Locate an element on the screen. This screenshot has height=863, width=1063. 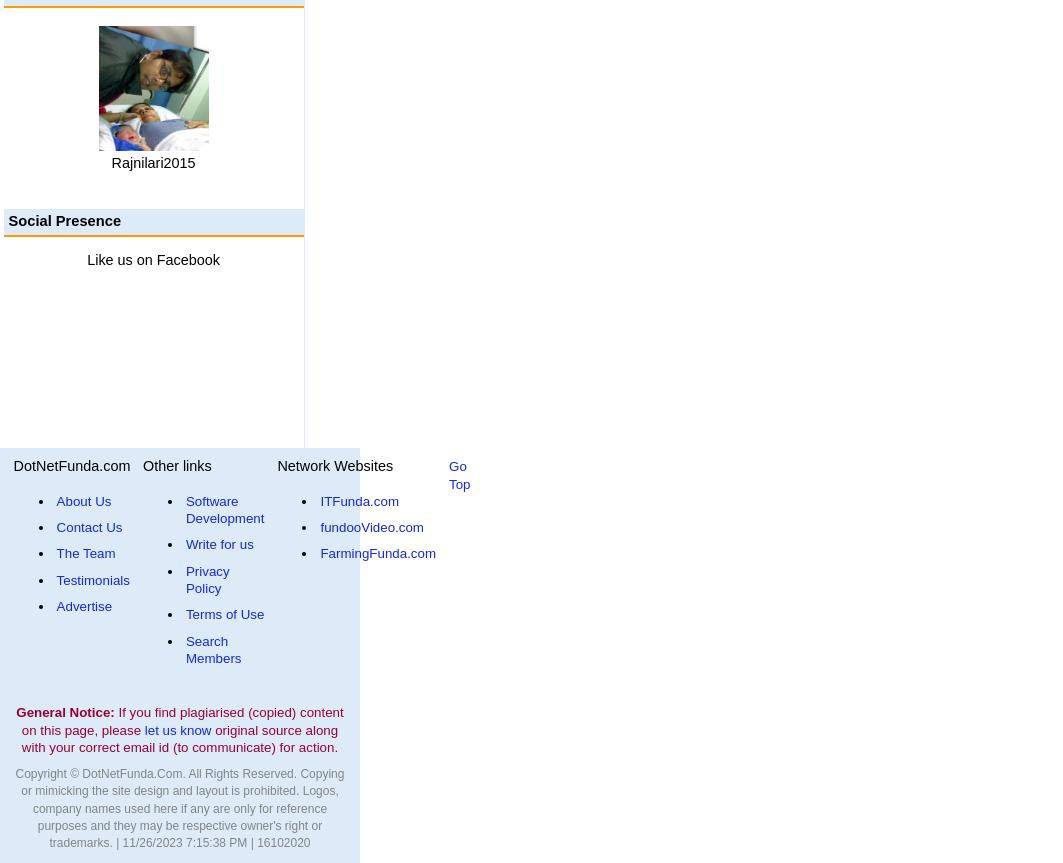
'Advertise' is located at coordinates (83, 604).